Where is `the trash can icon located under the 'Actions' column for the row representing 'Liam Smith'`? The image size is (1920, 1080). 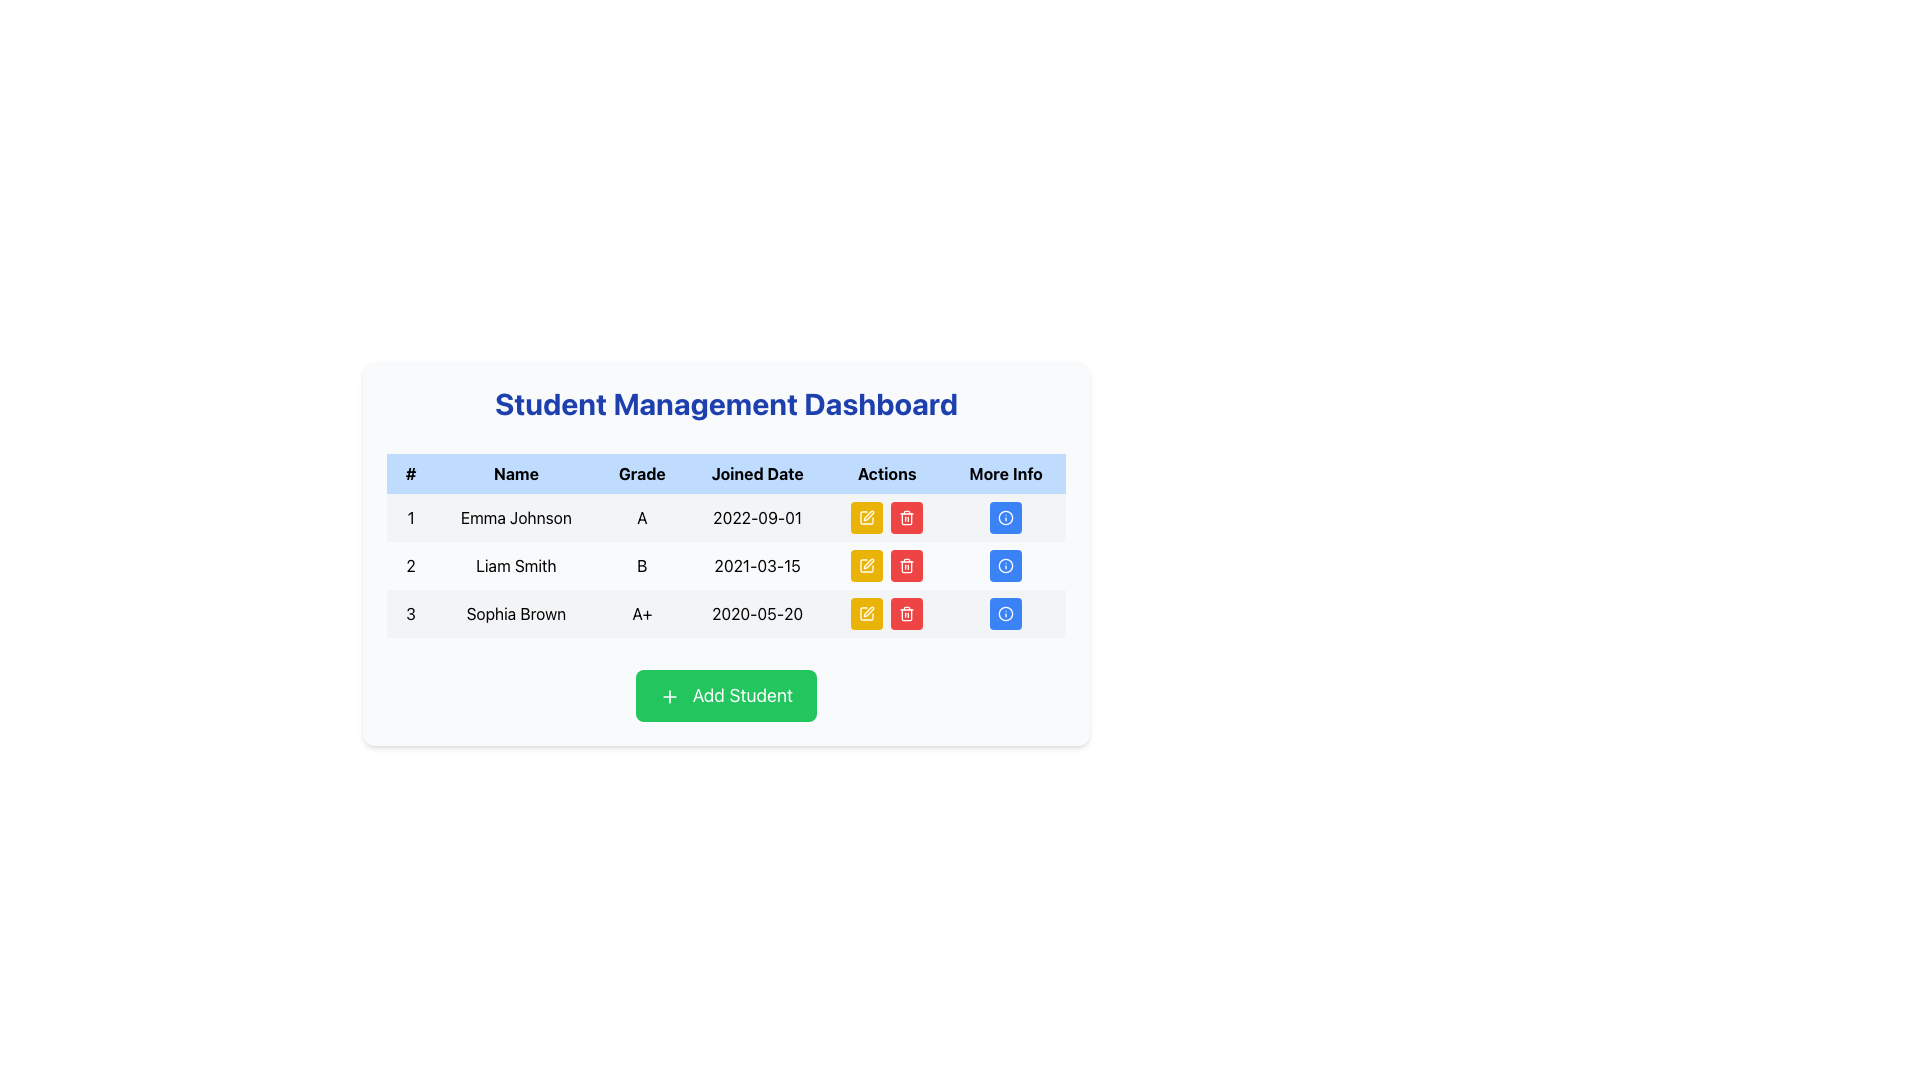
the trash can icon located under the 'Actions' column for the row representing 'Liam Smith' is located at coordinates (906, 567).